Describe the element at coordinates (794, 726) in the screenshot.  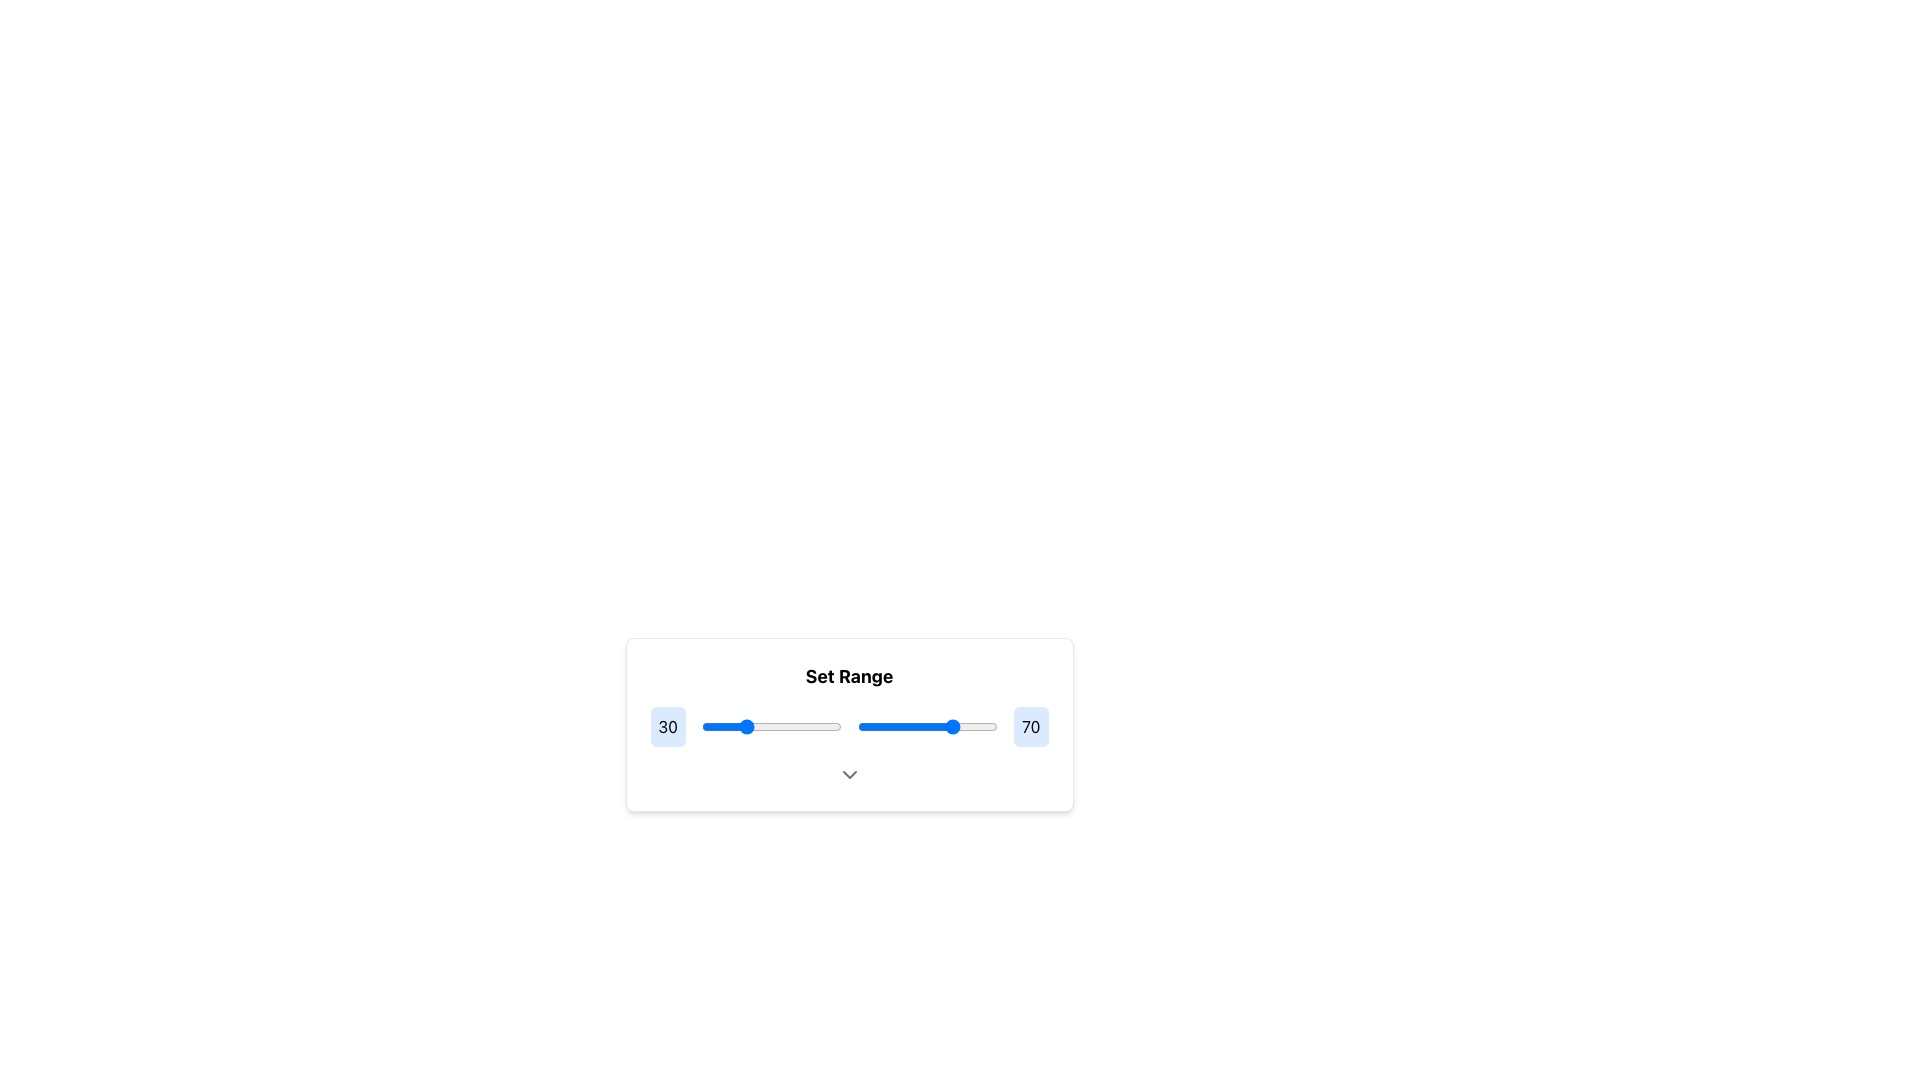
I see `the start value of the range slider` at that location.